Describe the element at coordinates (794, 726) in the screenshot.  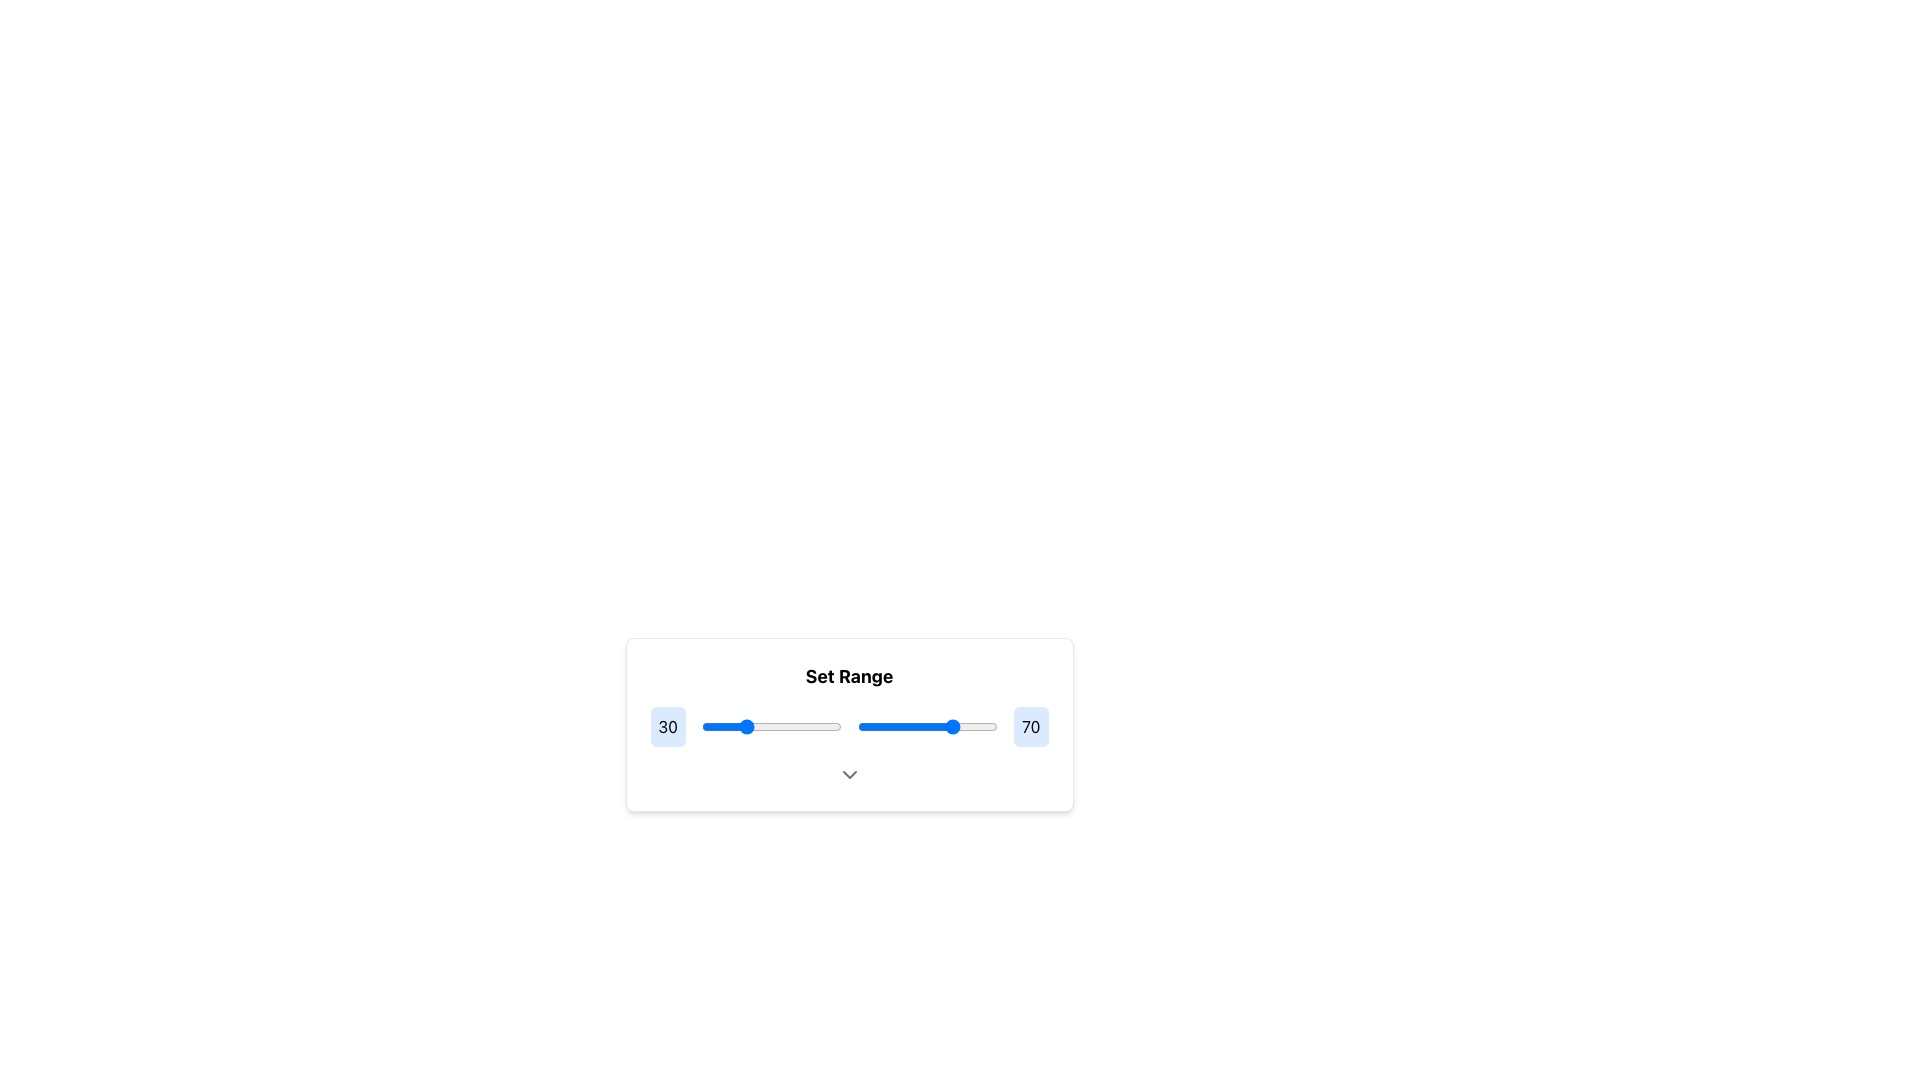
I see `the start value of the range slider` at that location.